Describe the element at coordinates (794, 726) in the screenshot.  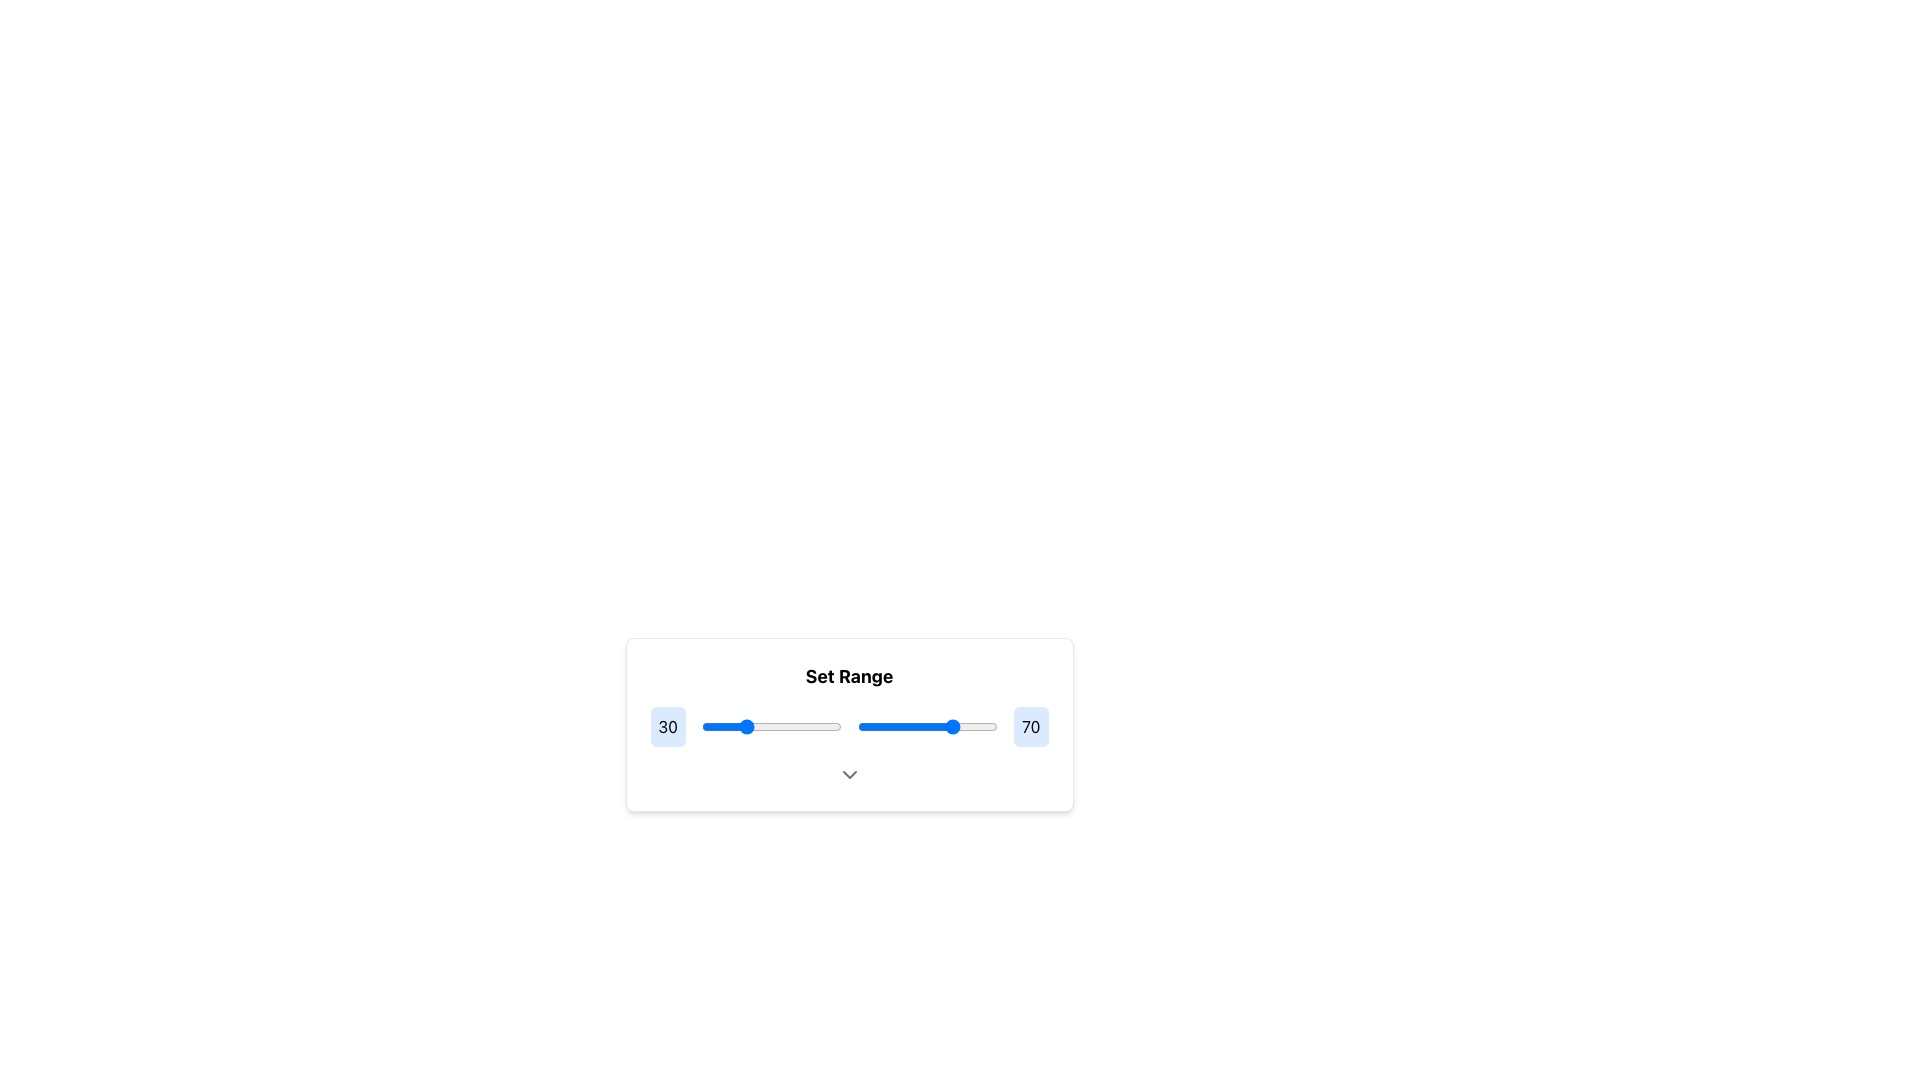
I see `the start value of the range slider` at that location.